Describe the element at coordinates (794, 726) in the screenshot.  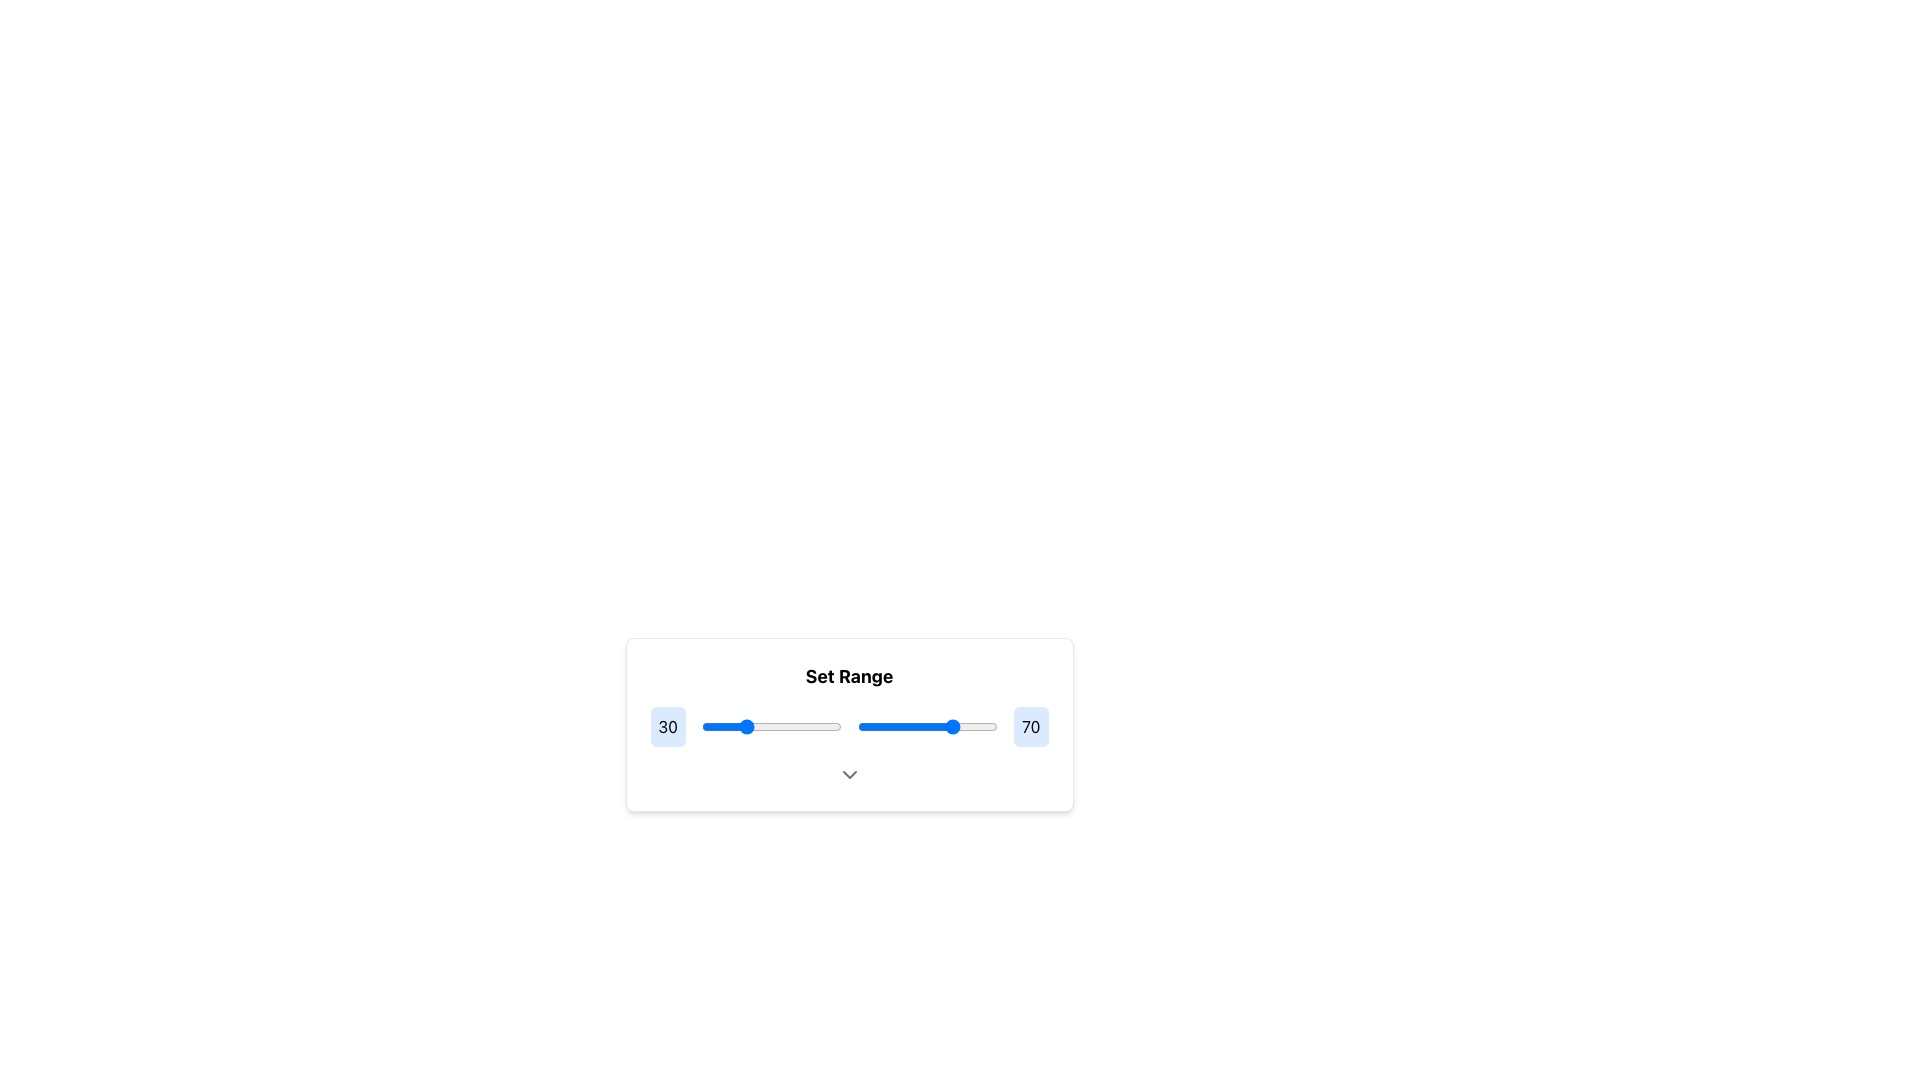
I see `the start value of the range slider` at that location.